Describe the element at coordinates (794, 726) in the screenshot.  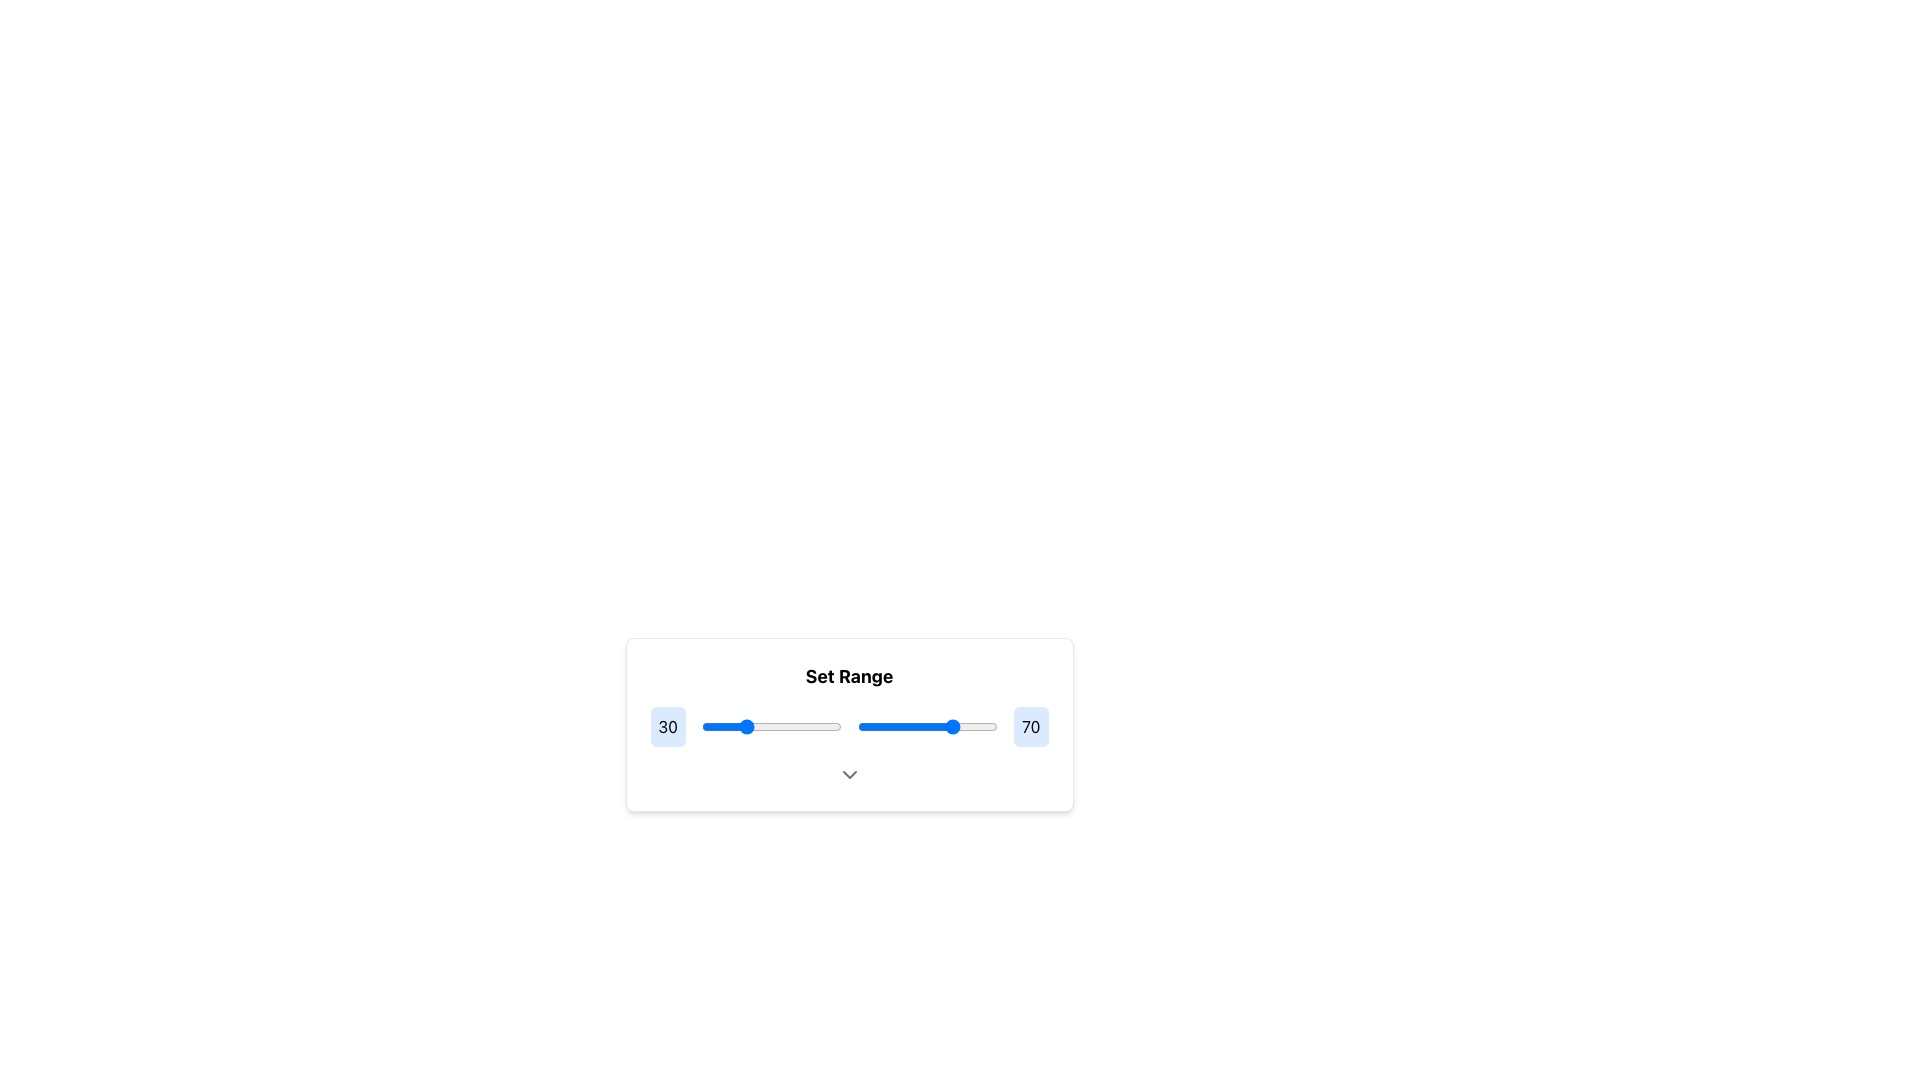
I see `the start value of the range slider` at that location.